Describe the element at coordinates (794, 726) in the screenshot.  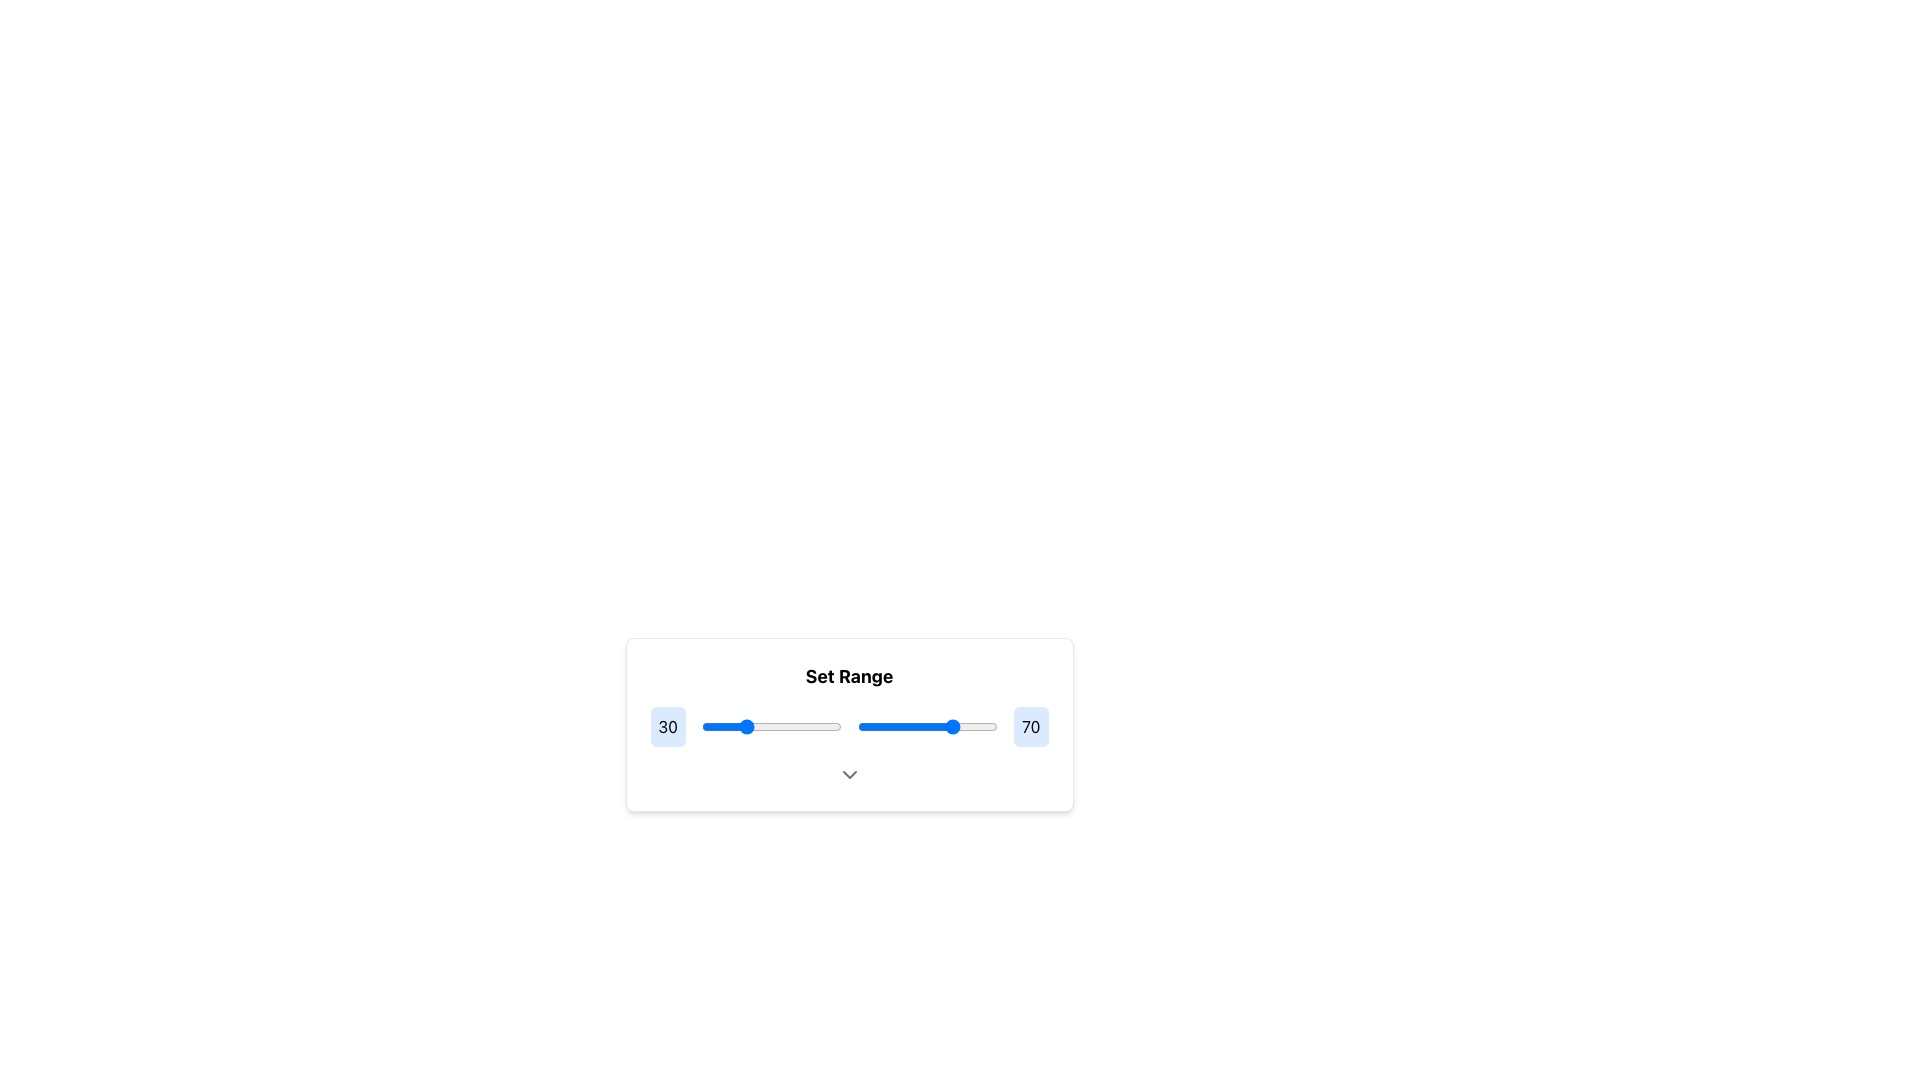
I see `the start value of the range slider` at that location.